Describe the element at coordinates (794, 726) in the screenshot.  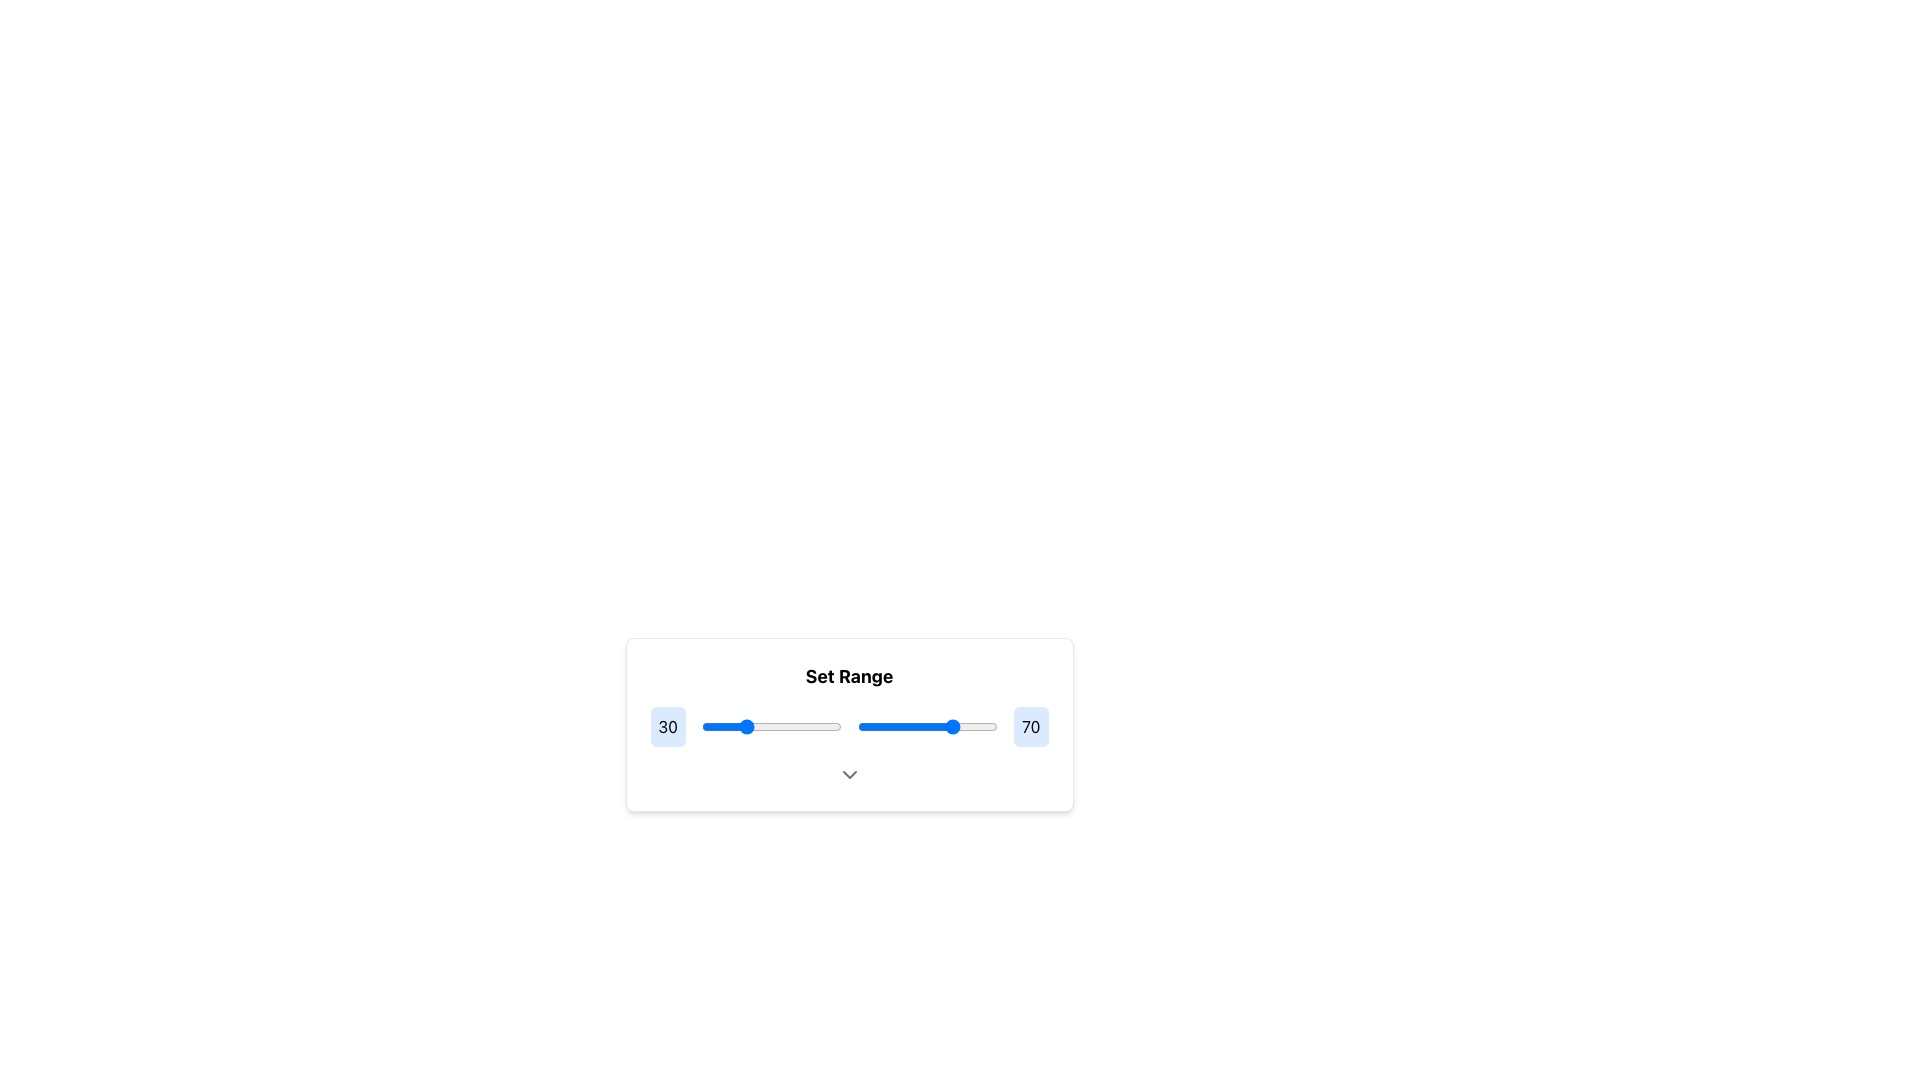
I see `the start value of the range slider` at that location.